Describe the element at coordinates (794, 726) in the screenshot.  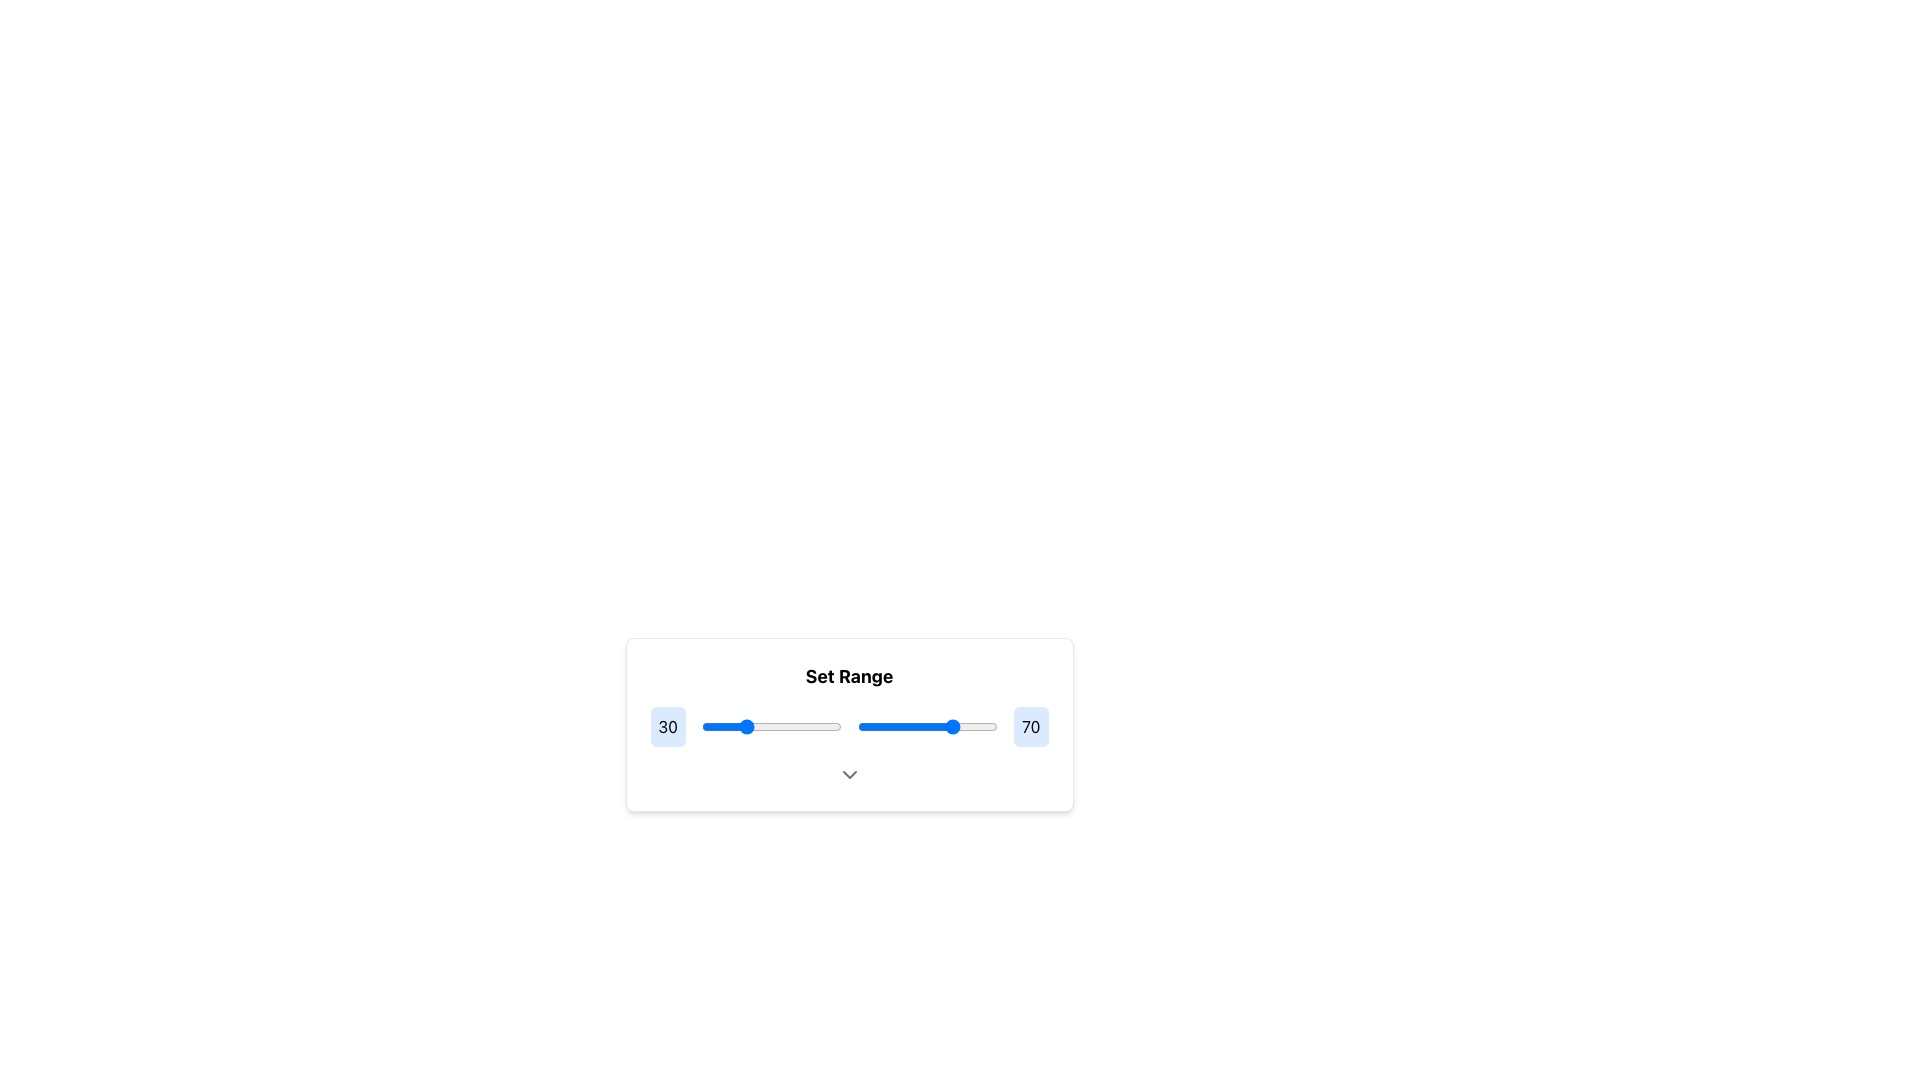
I see `the start value of the range slider` at that location.